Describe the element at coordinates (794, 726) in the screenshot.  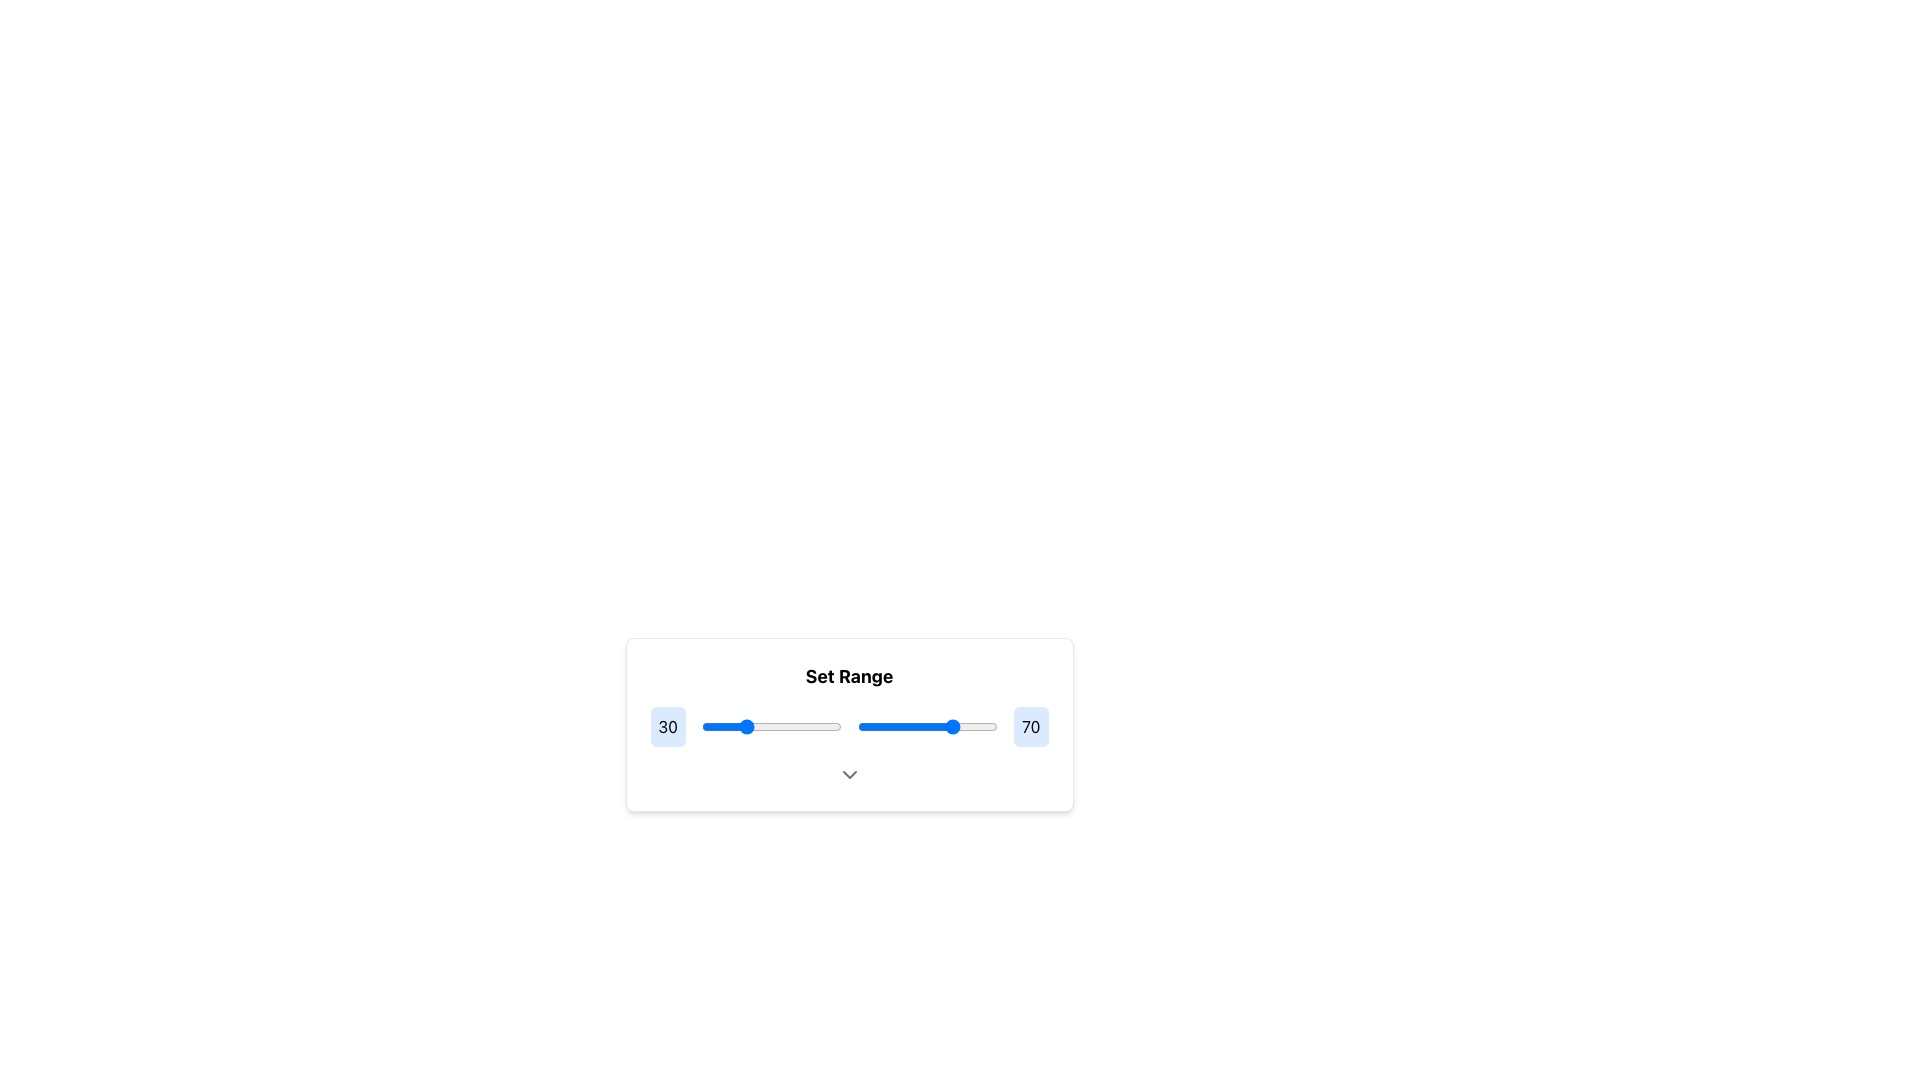
I see `the start value of the range slider` at that location.